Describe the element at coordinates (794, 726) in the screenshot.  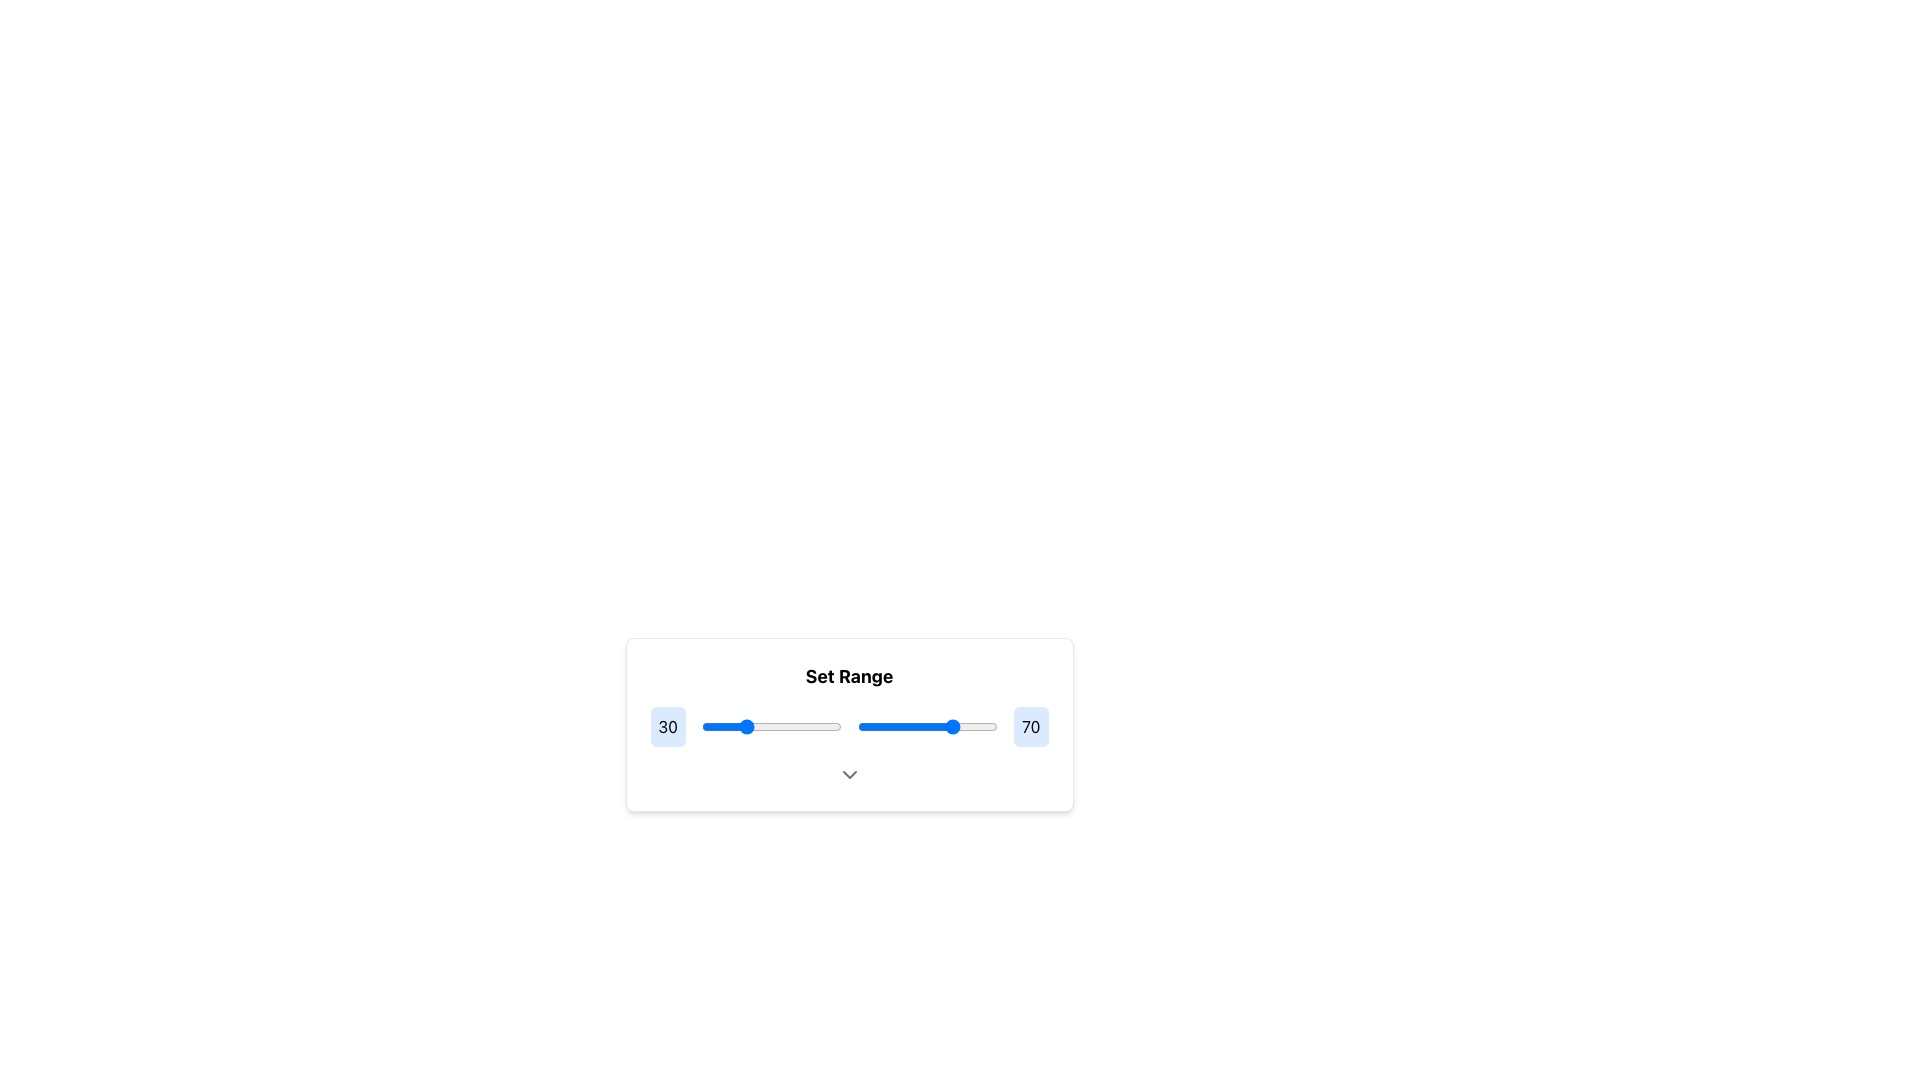
I see `the start value of the range slider` at that location.